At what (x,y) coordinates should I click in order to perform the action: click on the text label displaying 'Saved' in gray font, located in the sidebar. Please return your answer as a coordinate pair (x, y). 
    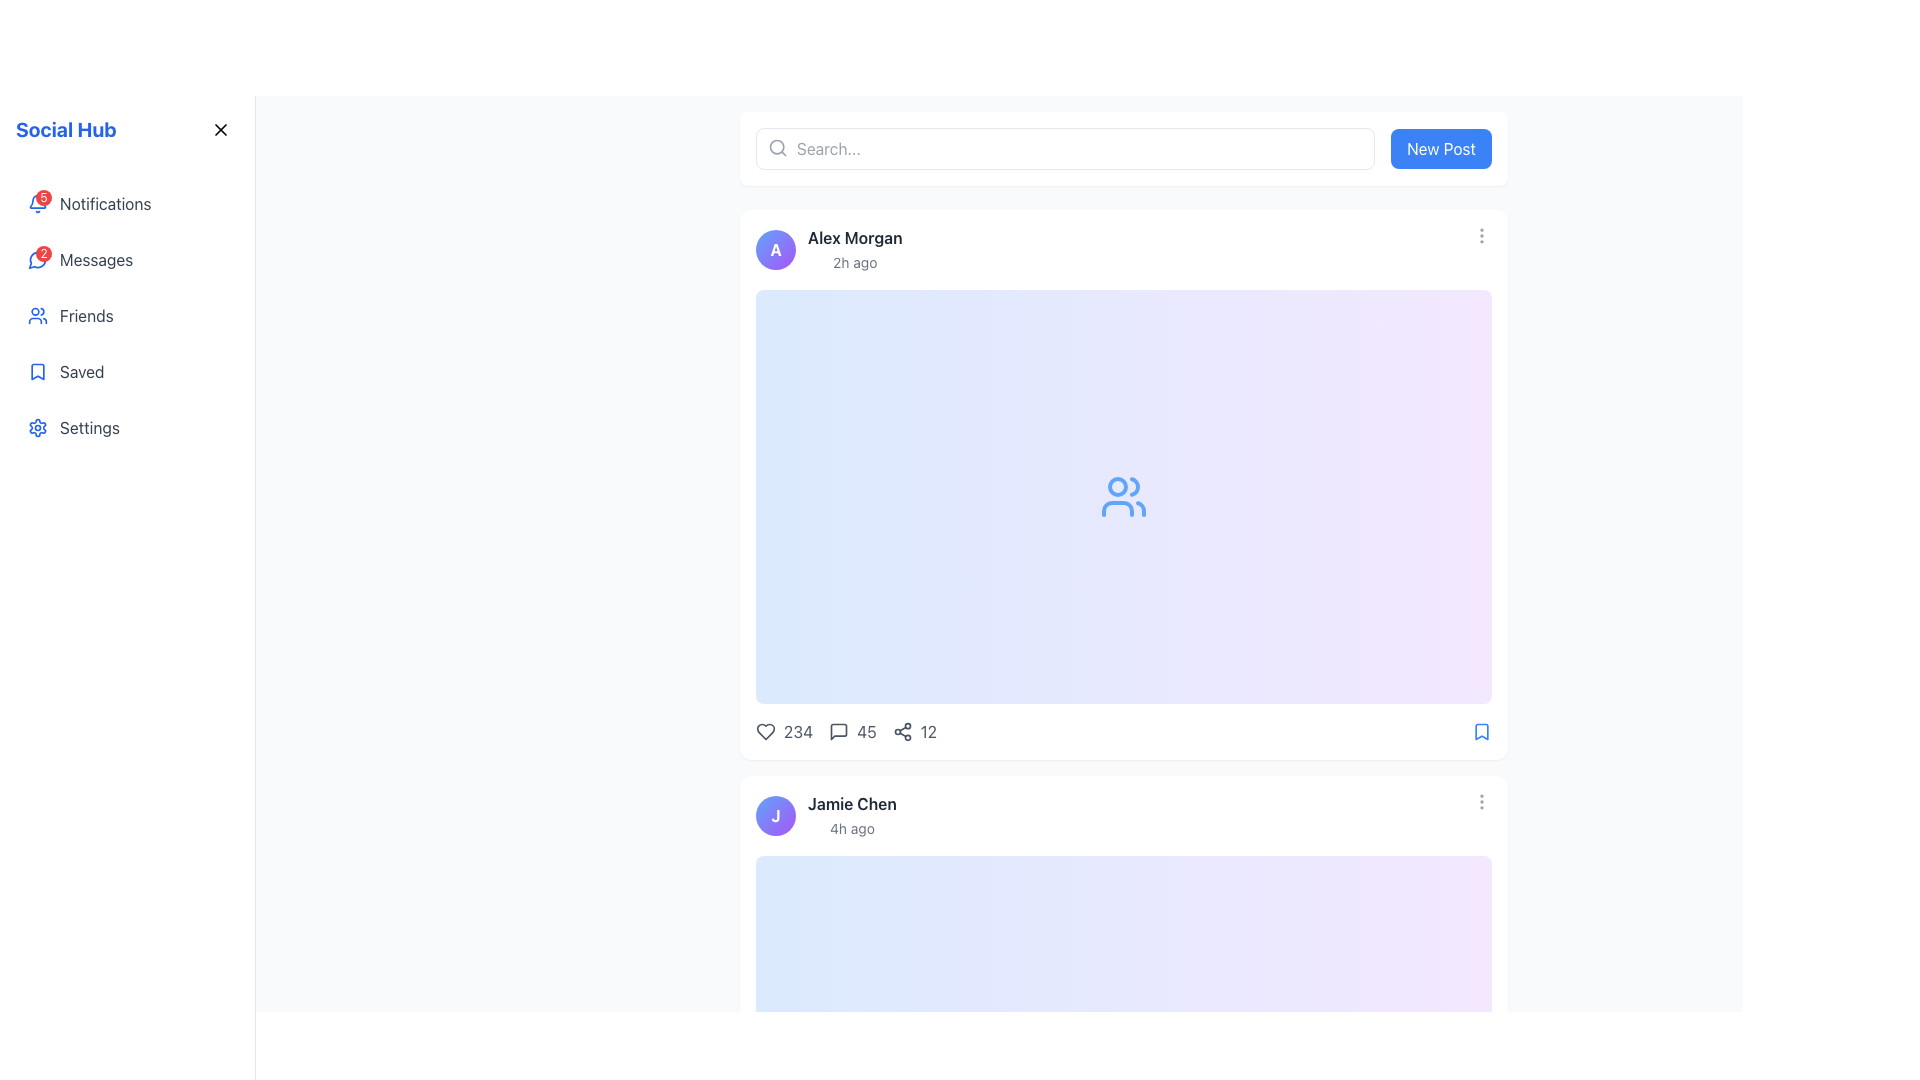
    Looking at the image, I should click on (81, 371).